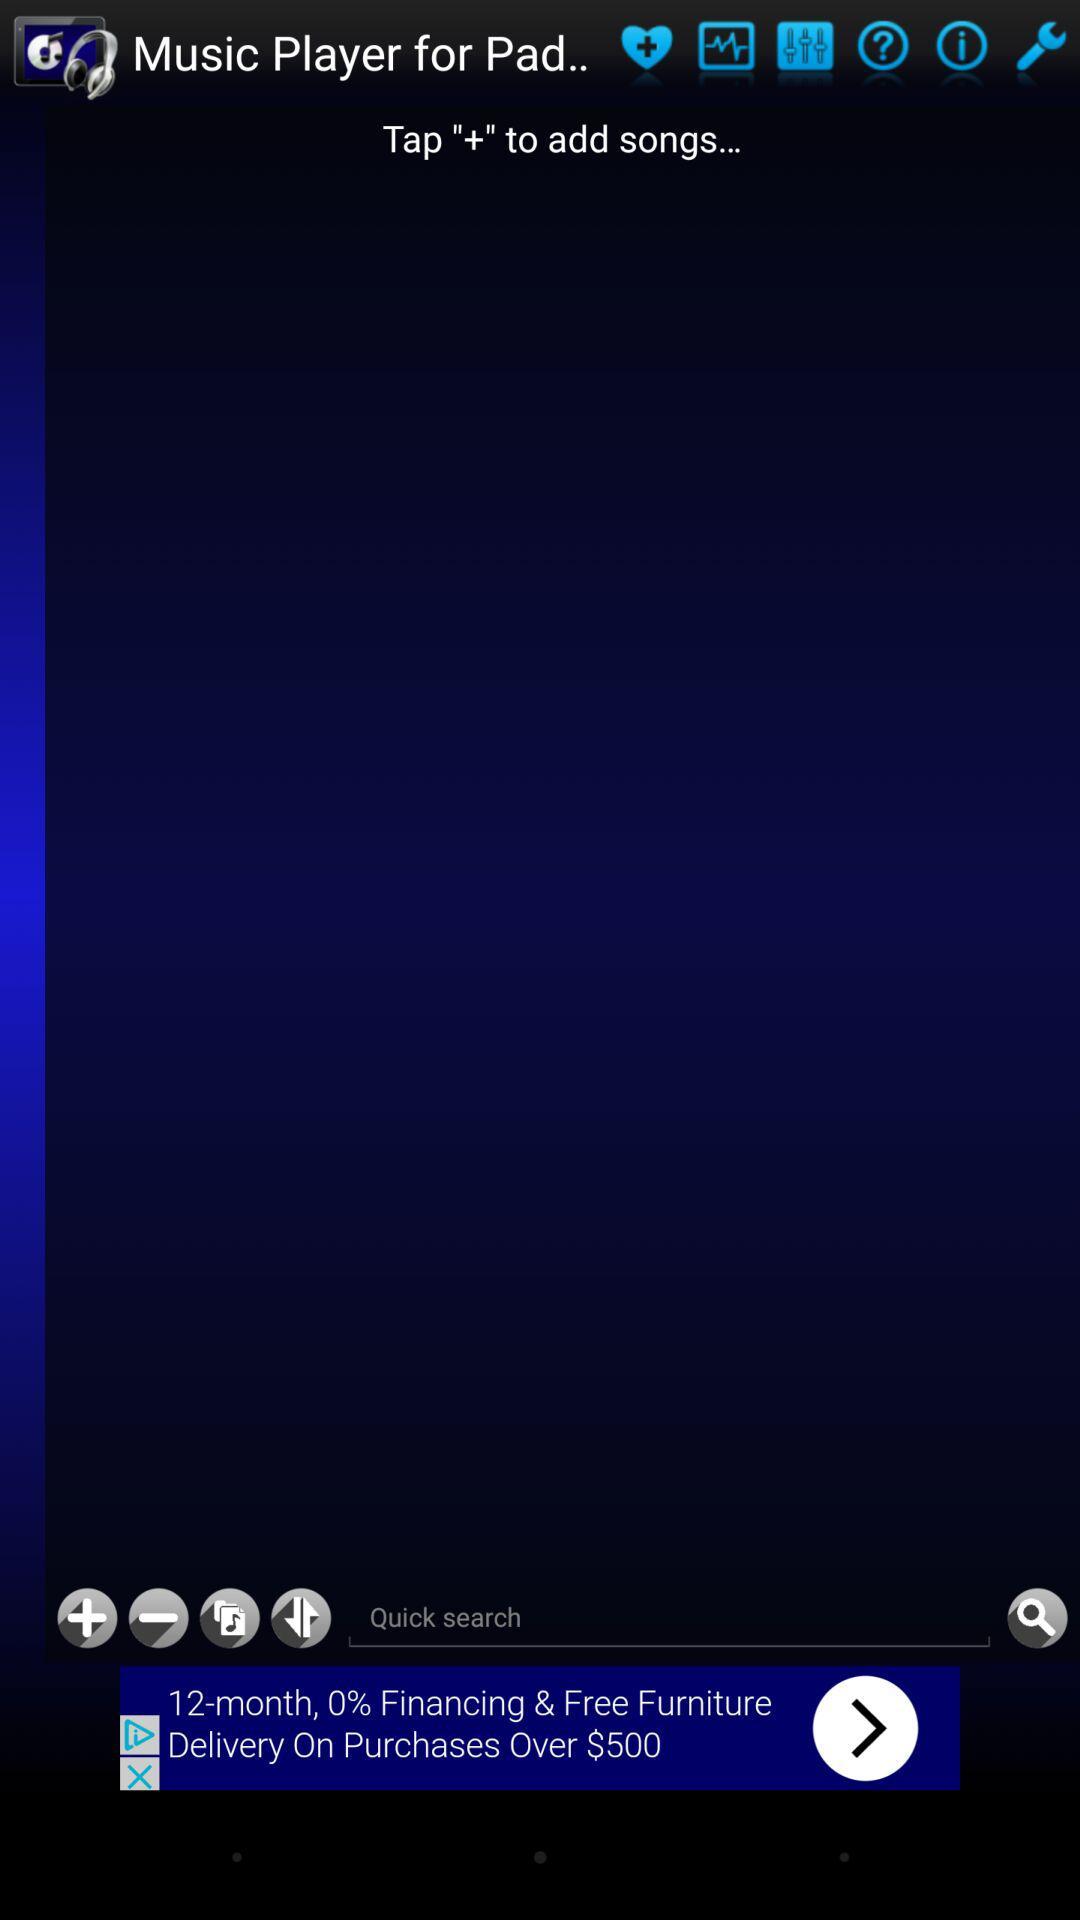 This screenshot has height=1920, width=1080. I want to click on the sliders icon, so click(803, 55).